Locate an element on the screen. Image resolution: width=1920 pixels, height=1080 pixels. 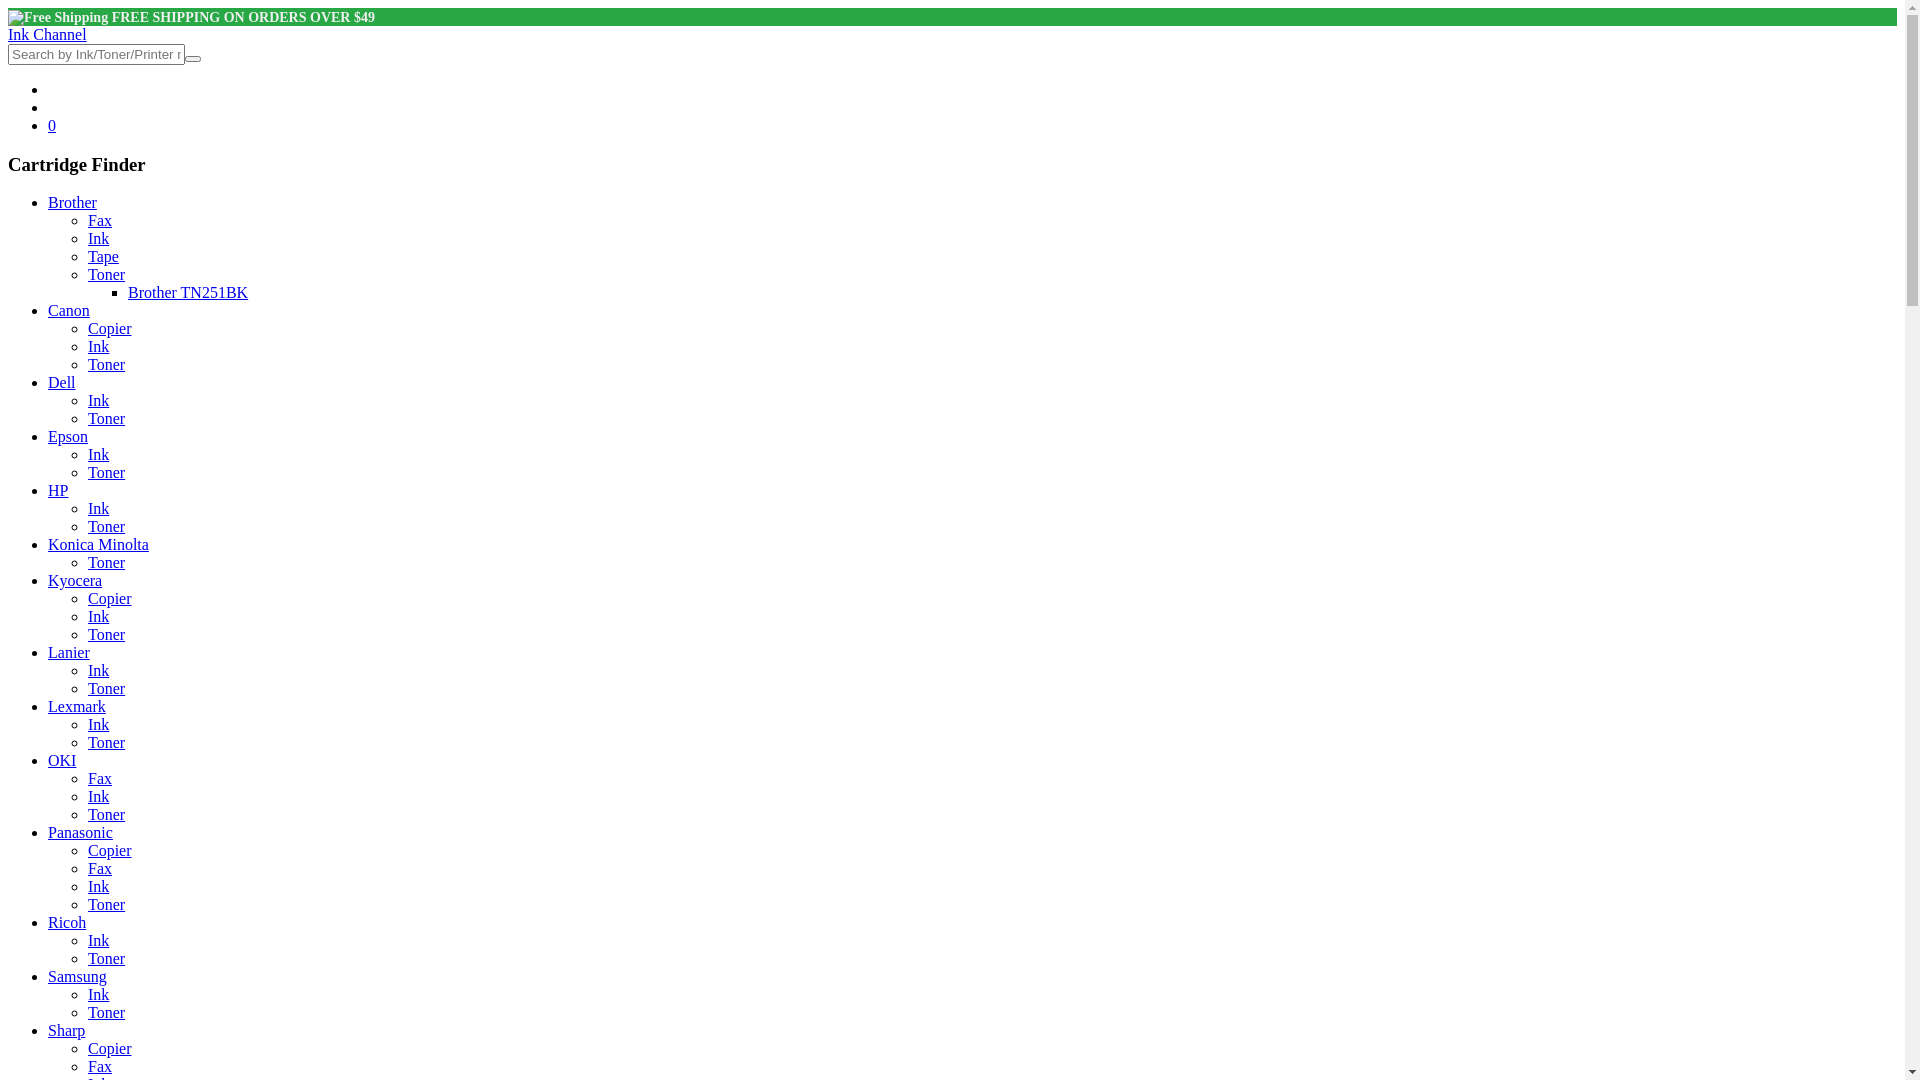
'Dell' is located at coordinates (62, 382).